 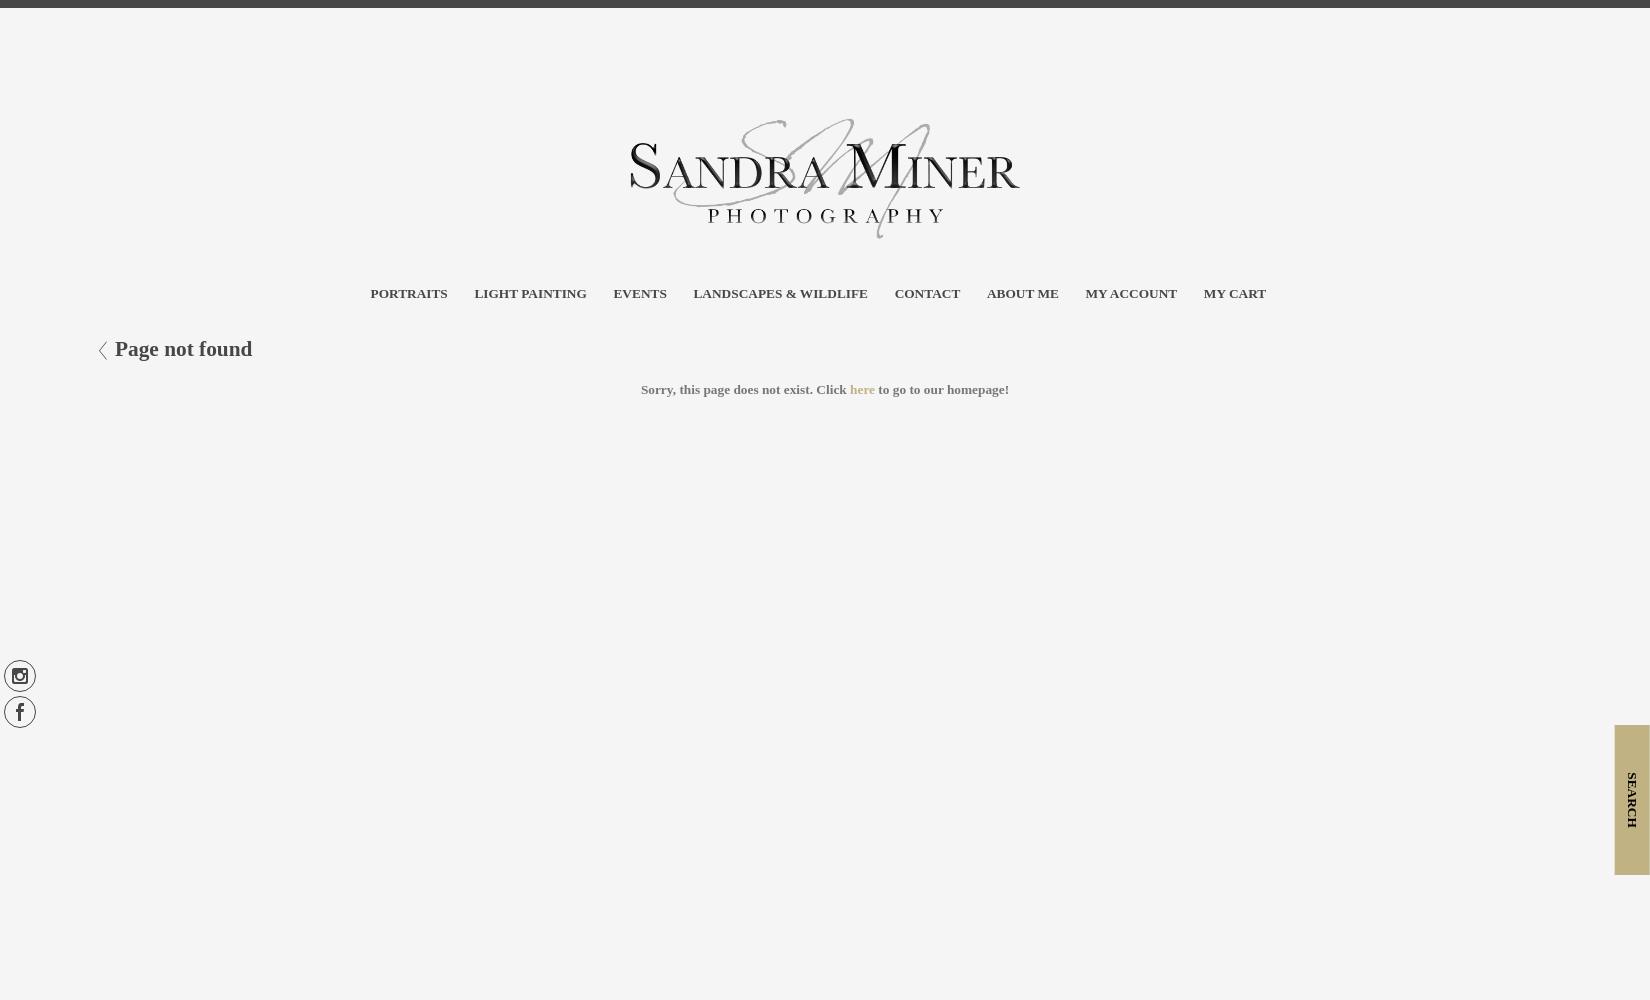 What do you see at coordinates (182, 348) in the screenshot?
I see `'Page not found'` at bounding box center [182, 348].